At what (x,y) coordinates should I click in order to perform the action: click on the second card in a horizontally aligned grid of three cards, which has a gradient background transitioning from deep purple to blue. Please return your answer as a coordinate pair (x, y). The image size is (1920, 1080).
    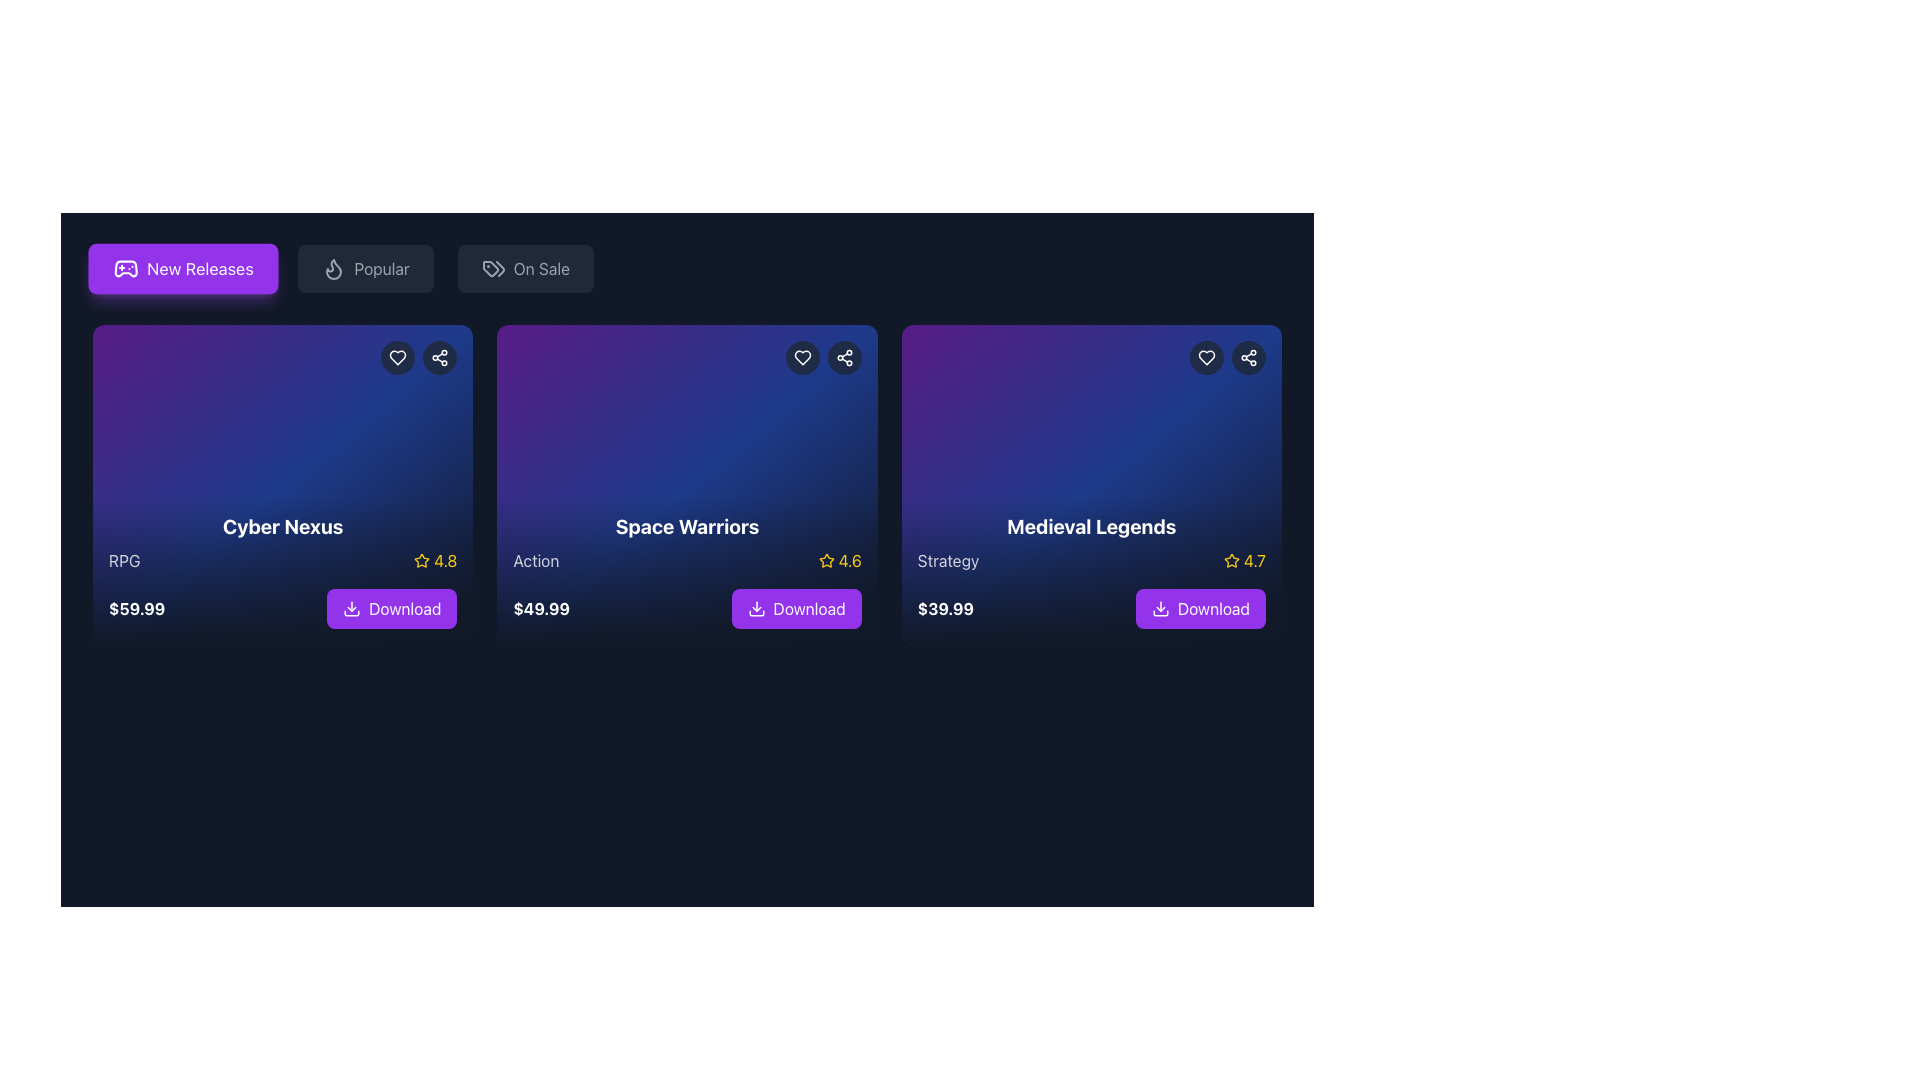
    Looking at the image, I should click on (687, 485).